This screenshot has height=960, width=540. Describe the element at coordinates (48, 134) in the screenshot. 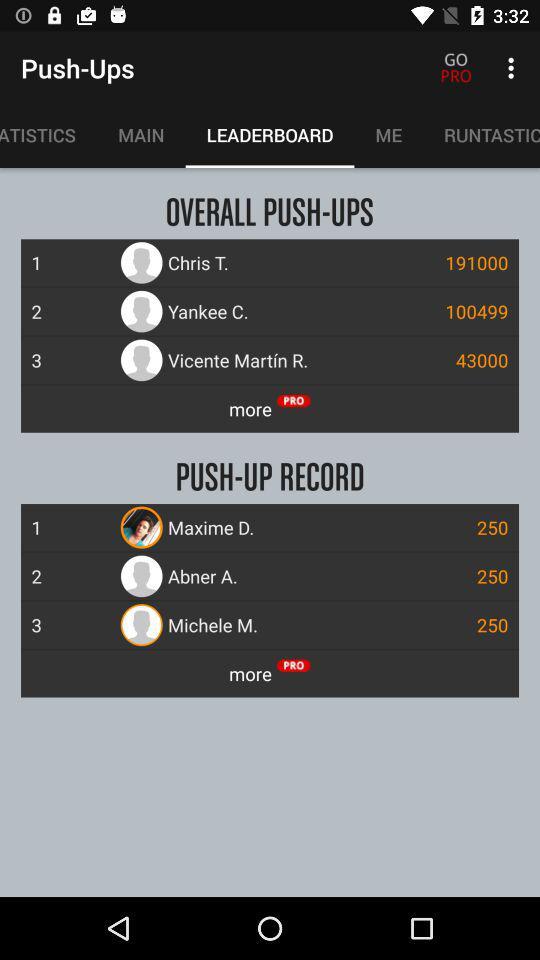

I see `the app below push-ups` at that location.